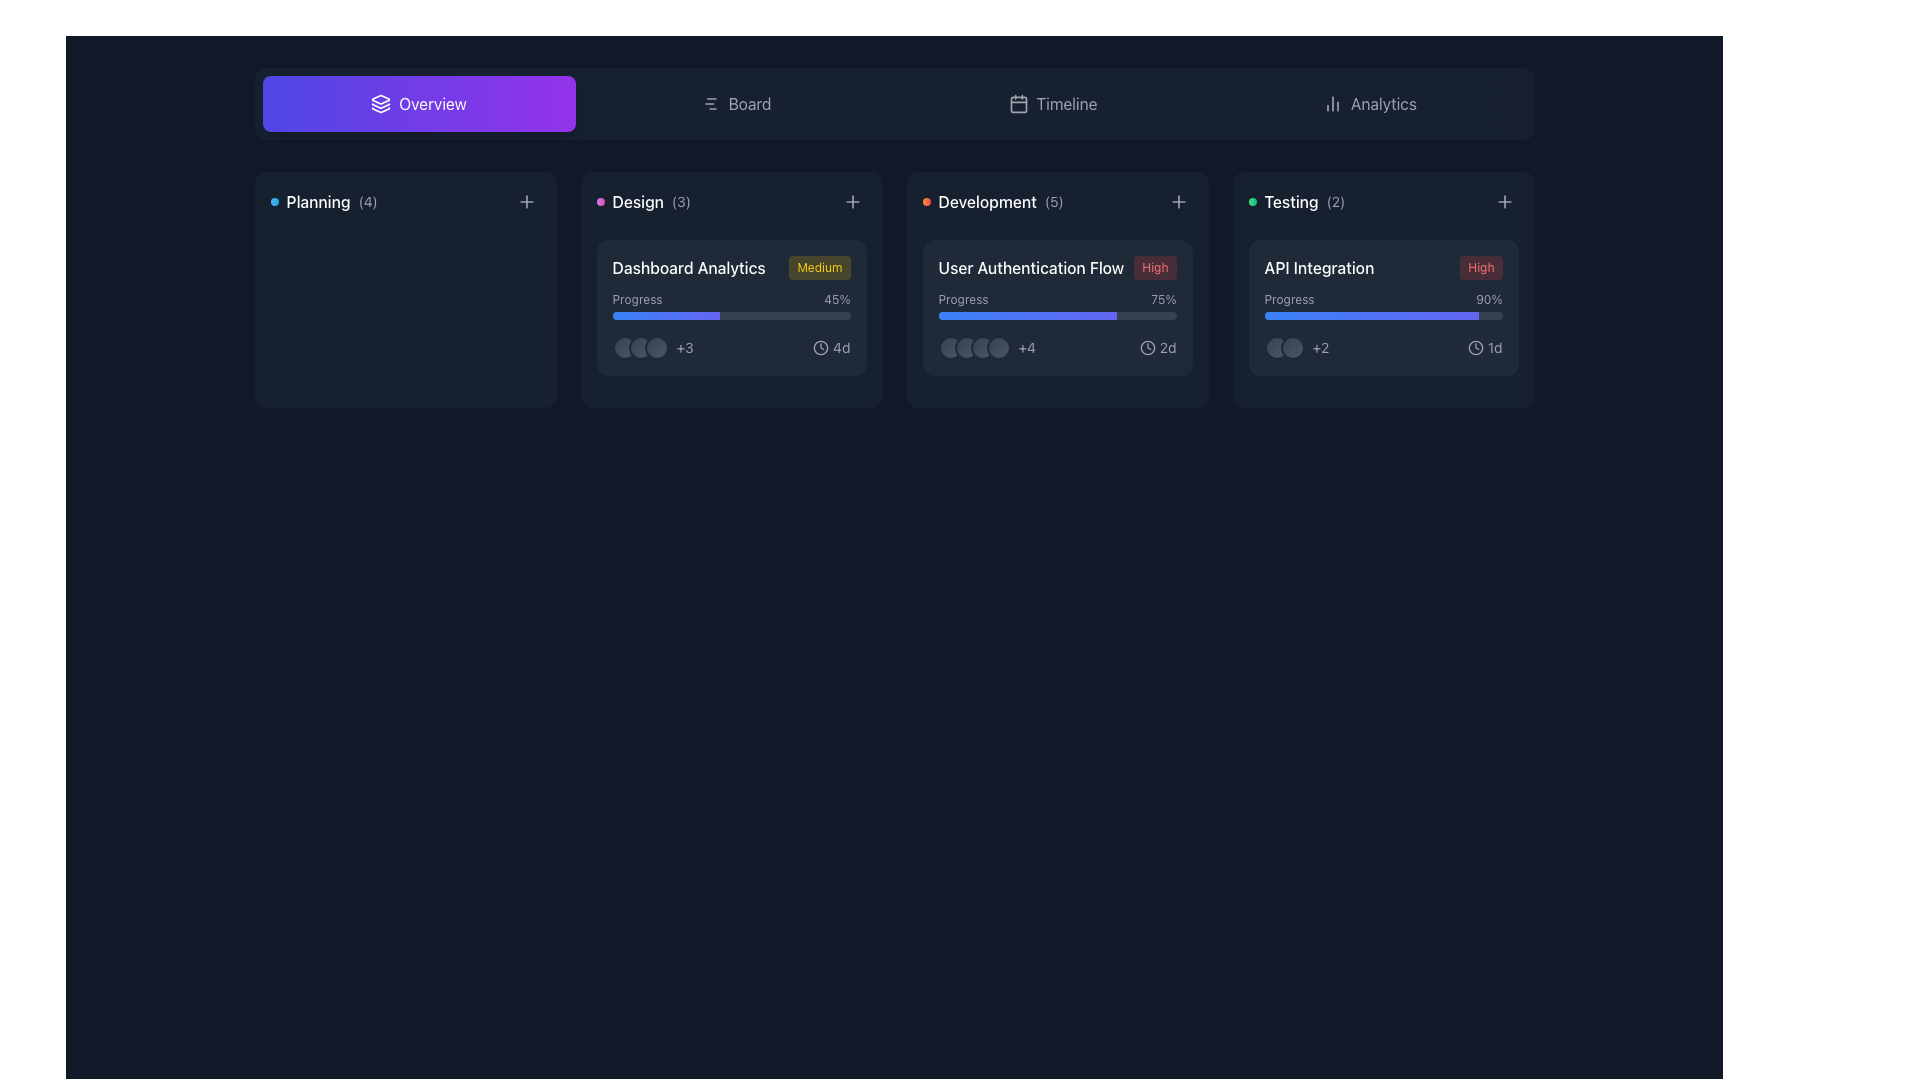 The width and height of the screenshot is (1920, 1080). Describe the element at coordinates (1178, 201) in the screenshot. I see `the interactive button located at the upper-right corner of the 'Development (5)' section` at that location.